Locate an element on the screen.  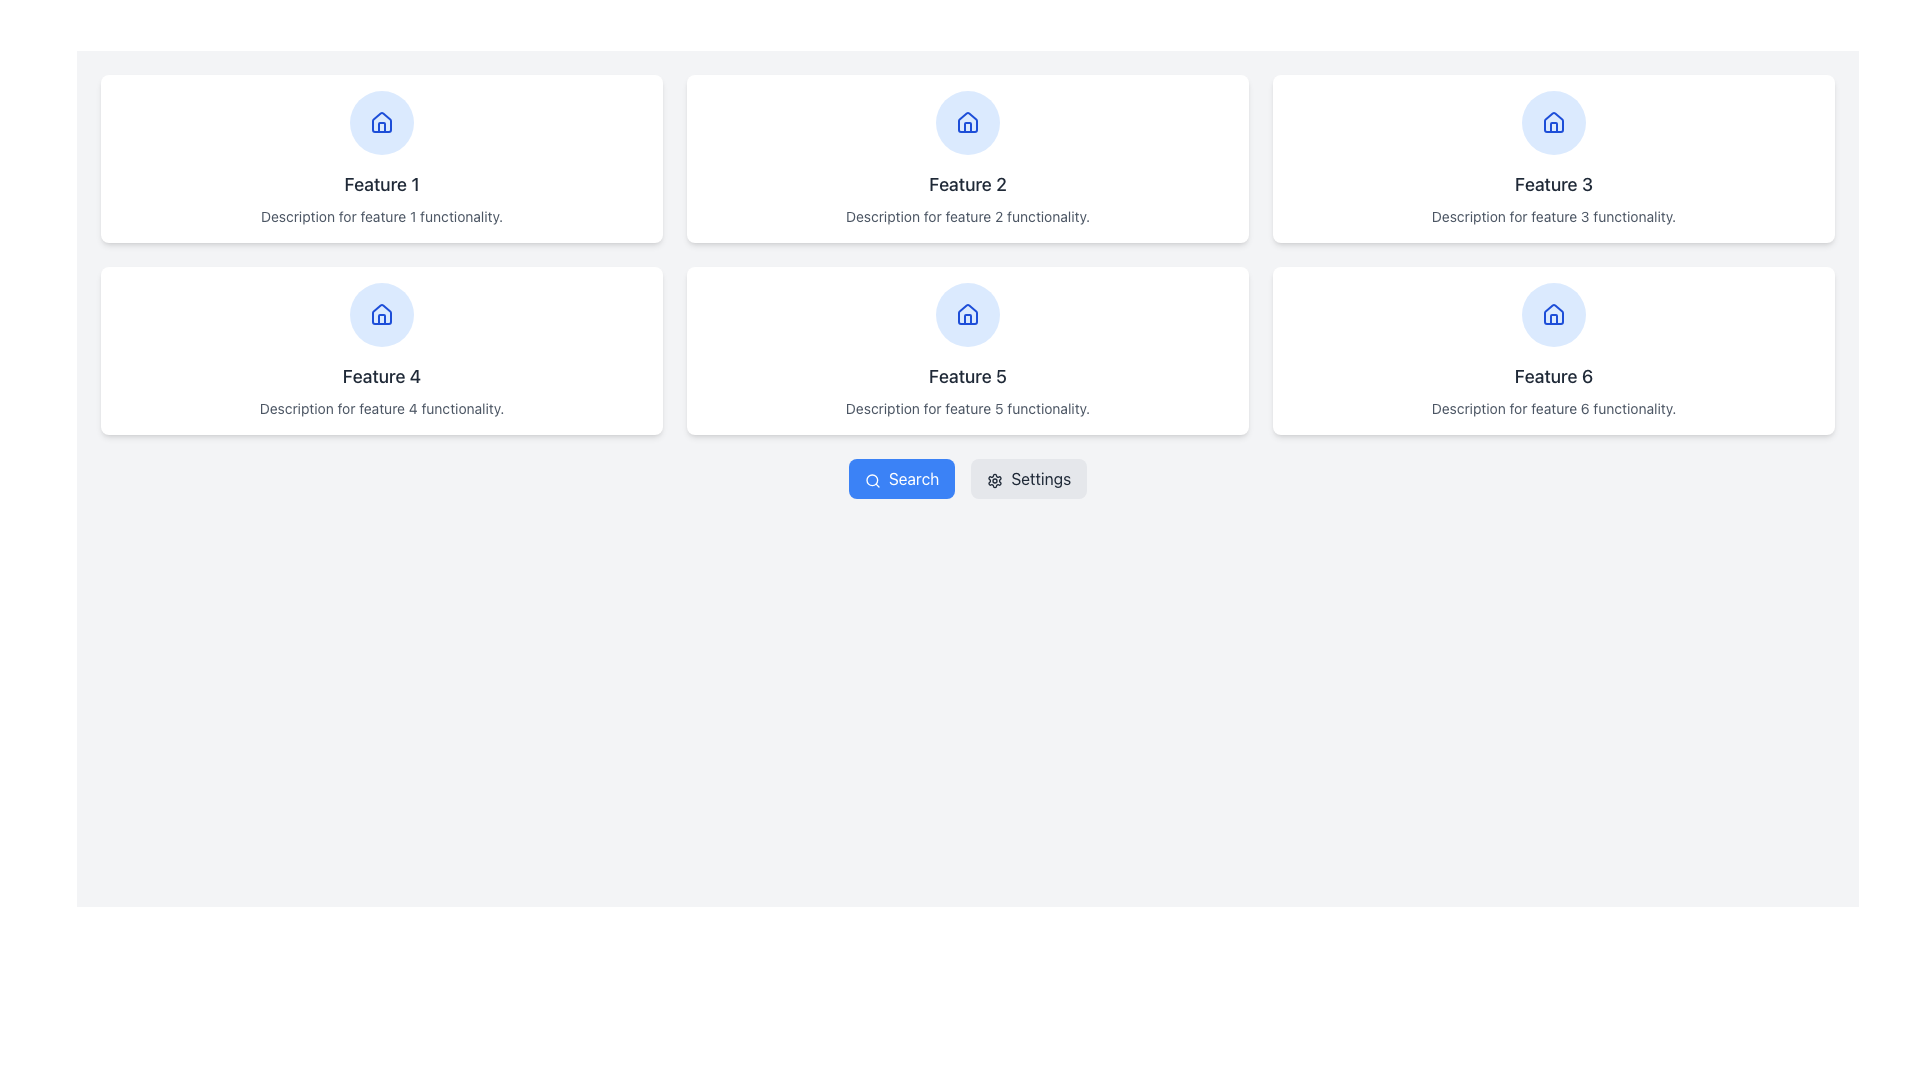
the red house roof icon located above the 'Feature 3' label, which is centered in the third icon row is located at coordinates (1553, 122).